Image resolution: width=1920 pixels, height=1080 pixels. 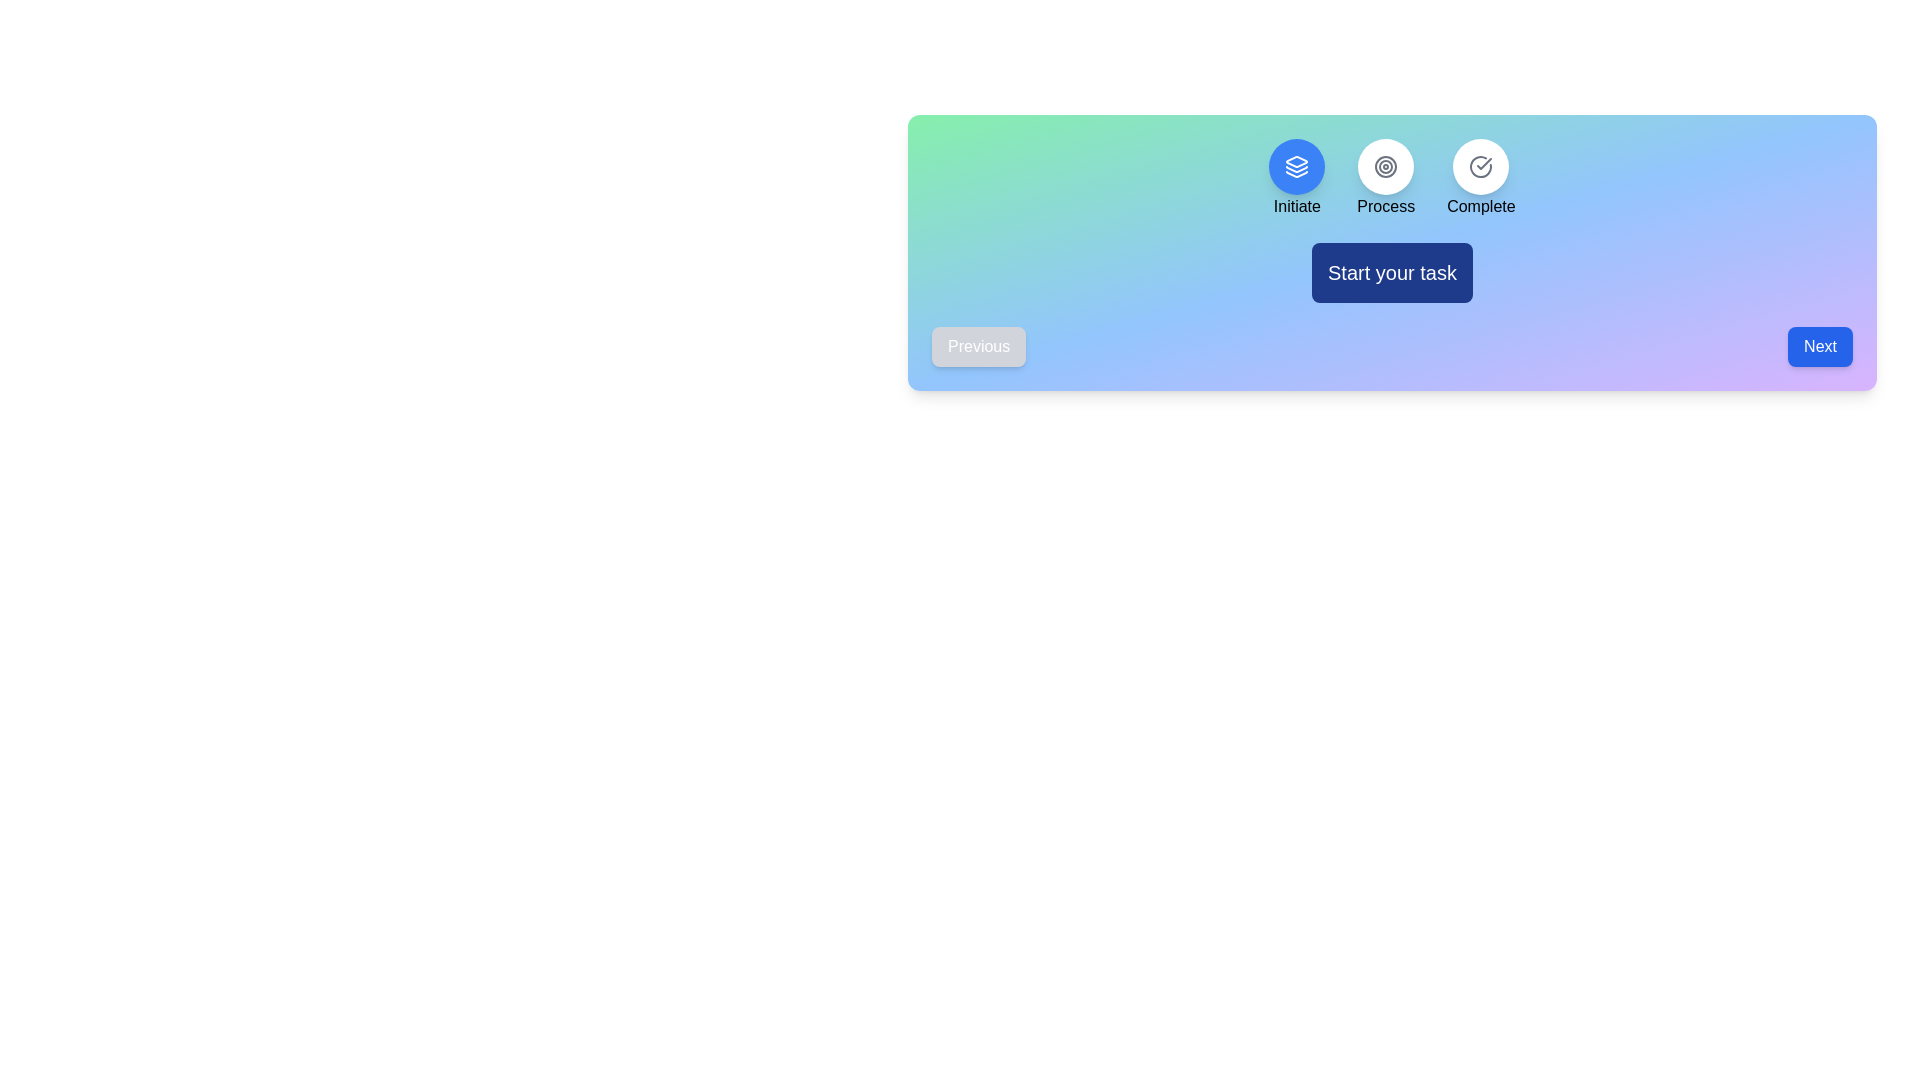 What do you see at coordinates (979, 346) in the screenshot?
I see `the Previous button to navigate the steps` at bounding box center [979, 346].